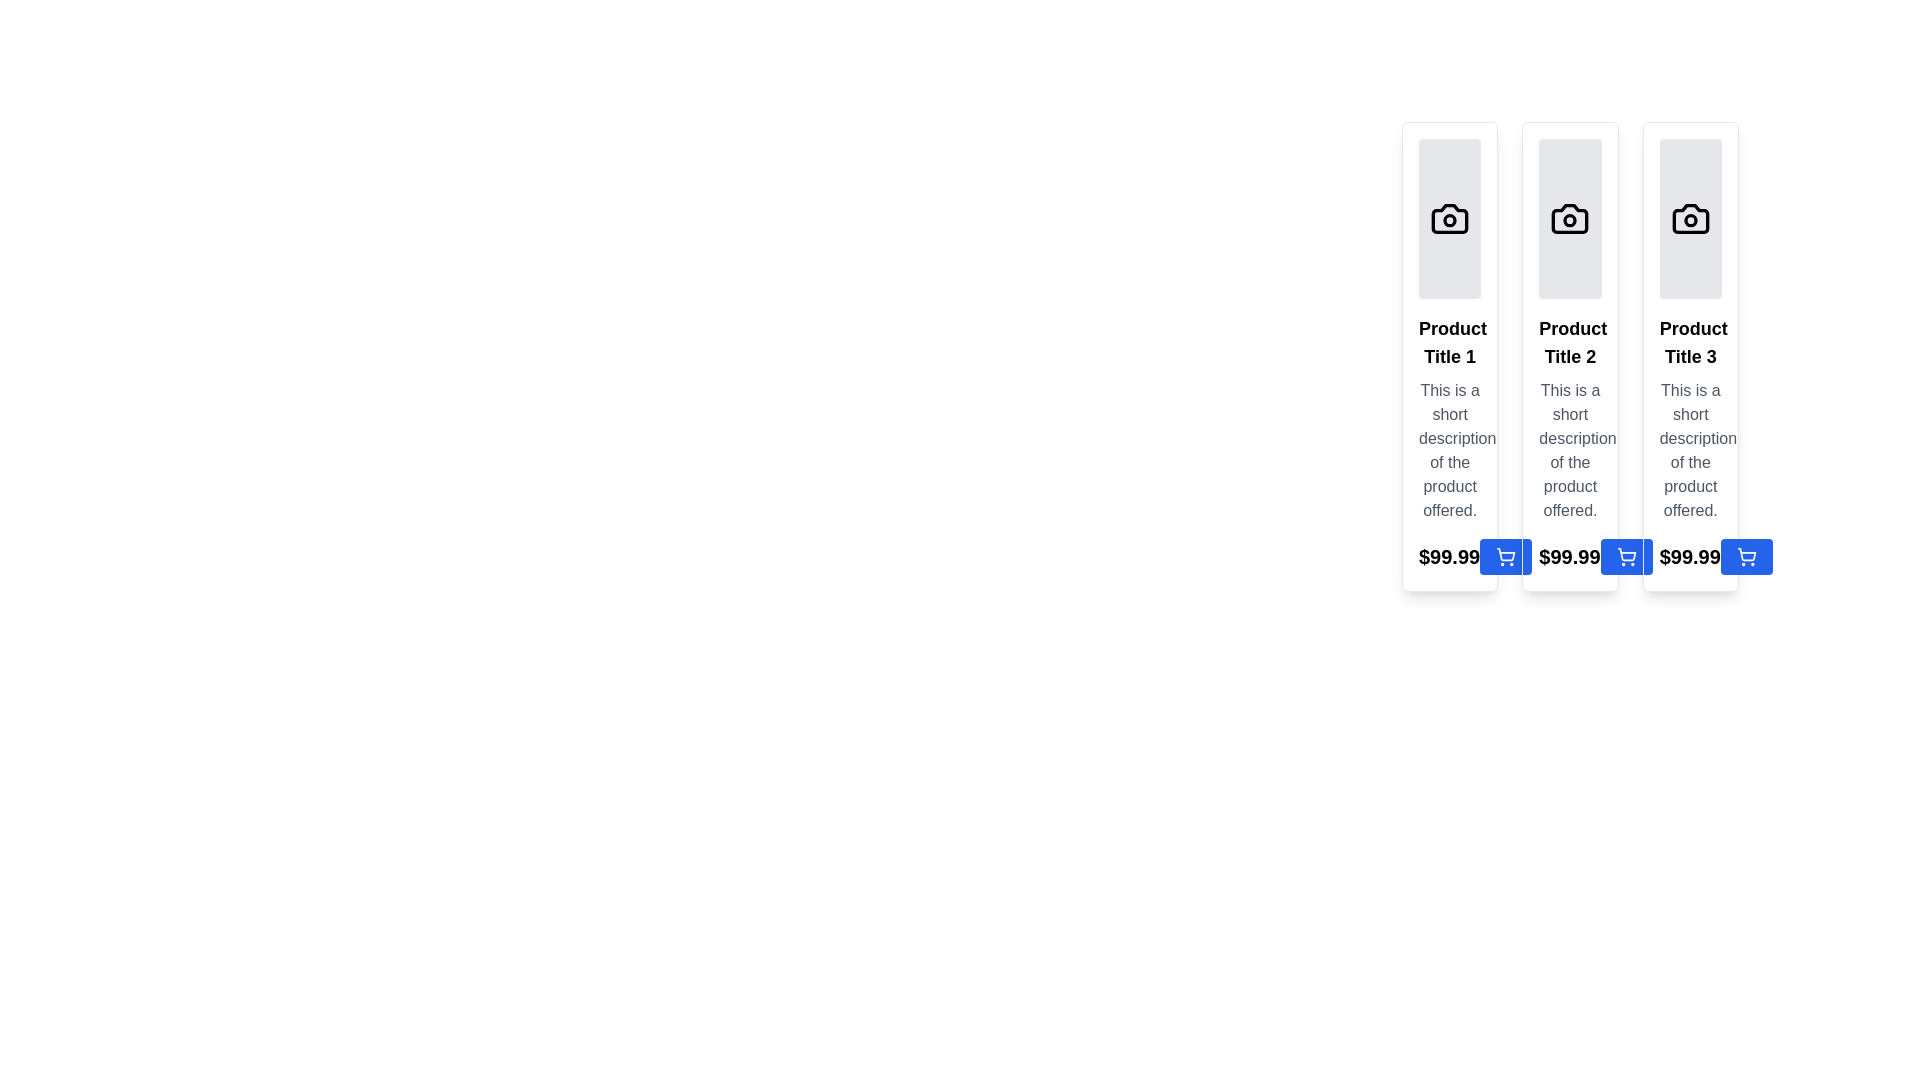 This screenshot has width=1920, height=1080. I want to click on the descriptive text block with gray-colored font located below 'Product Title 1' and above the price '$99.99', so click(1450, 451).